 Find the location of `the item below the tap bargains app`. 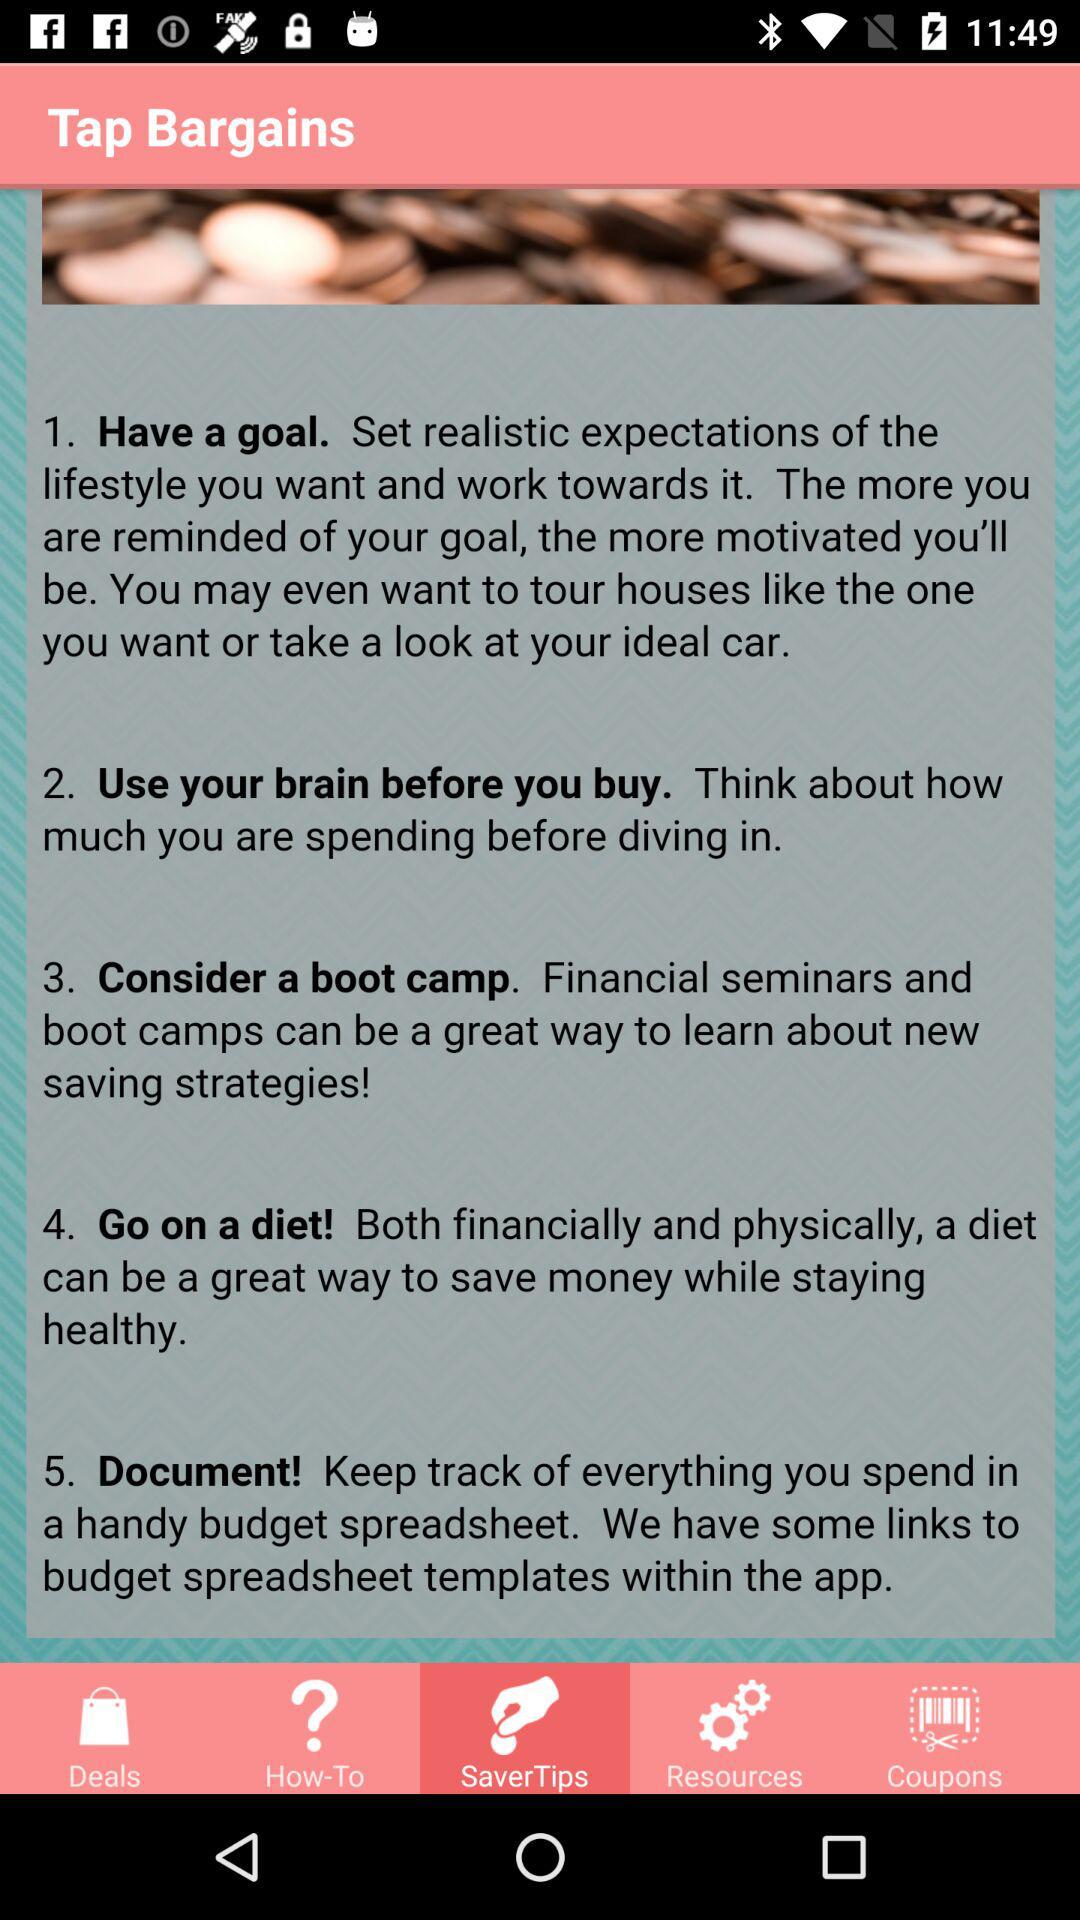

the item below the tap bargains app is located at coordinates (540, 924).